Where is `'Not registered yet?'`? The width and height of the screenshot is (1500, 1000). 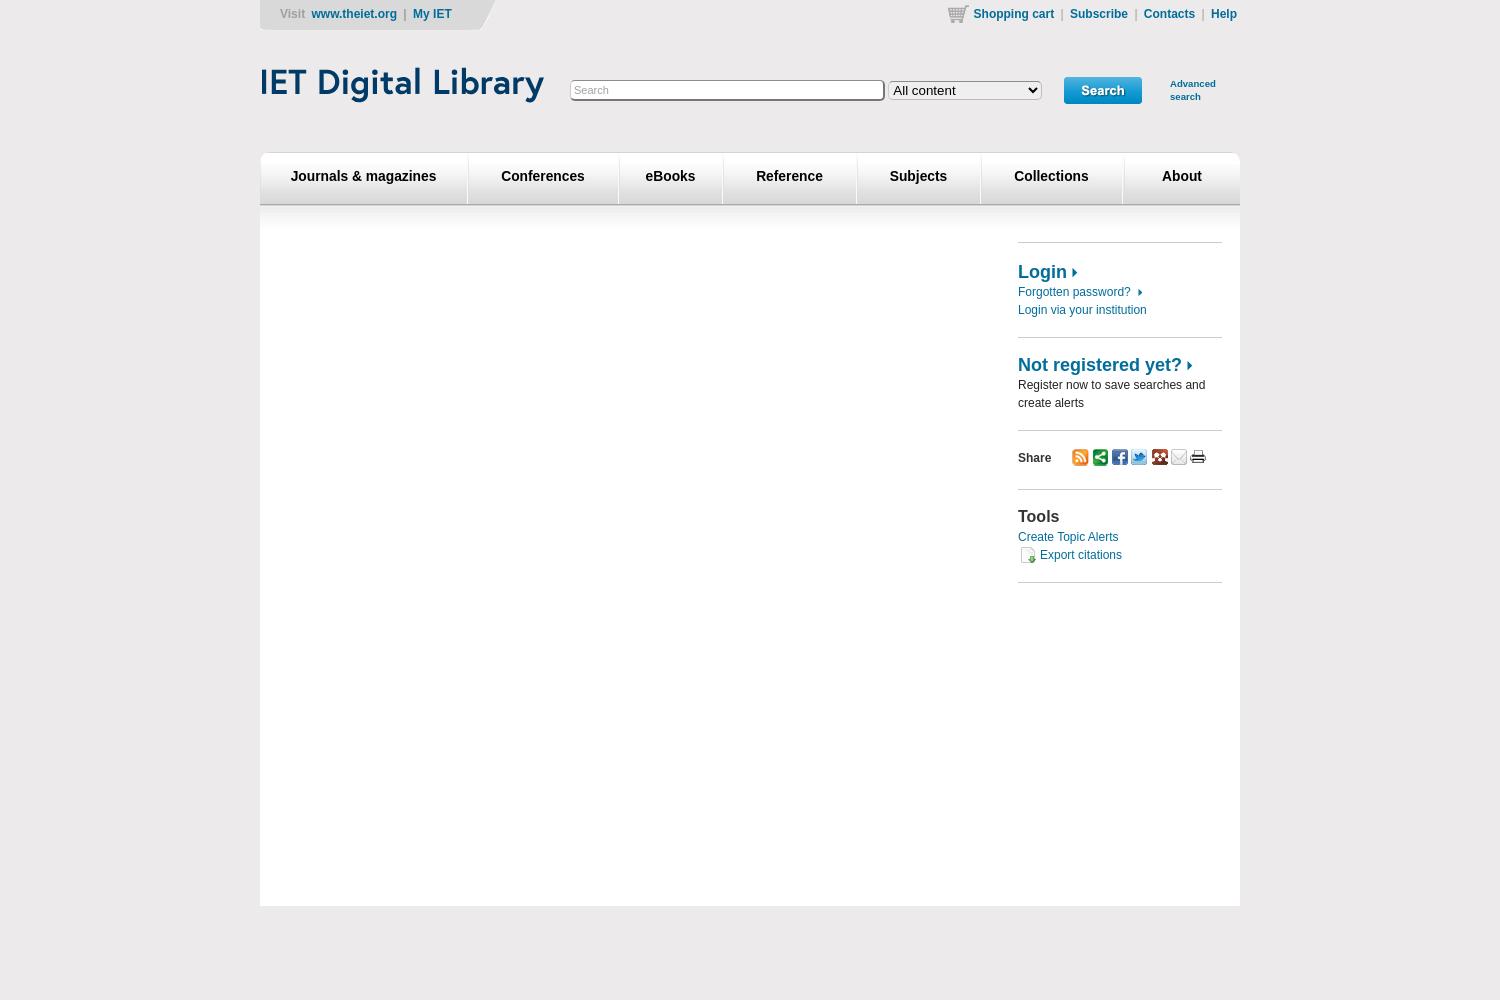 'Not registered yet?' is located at coordinates (1098, 364).